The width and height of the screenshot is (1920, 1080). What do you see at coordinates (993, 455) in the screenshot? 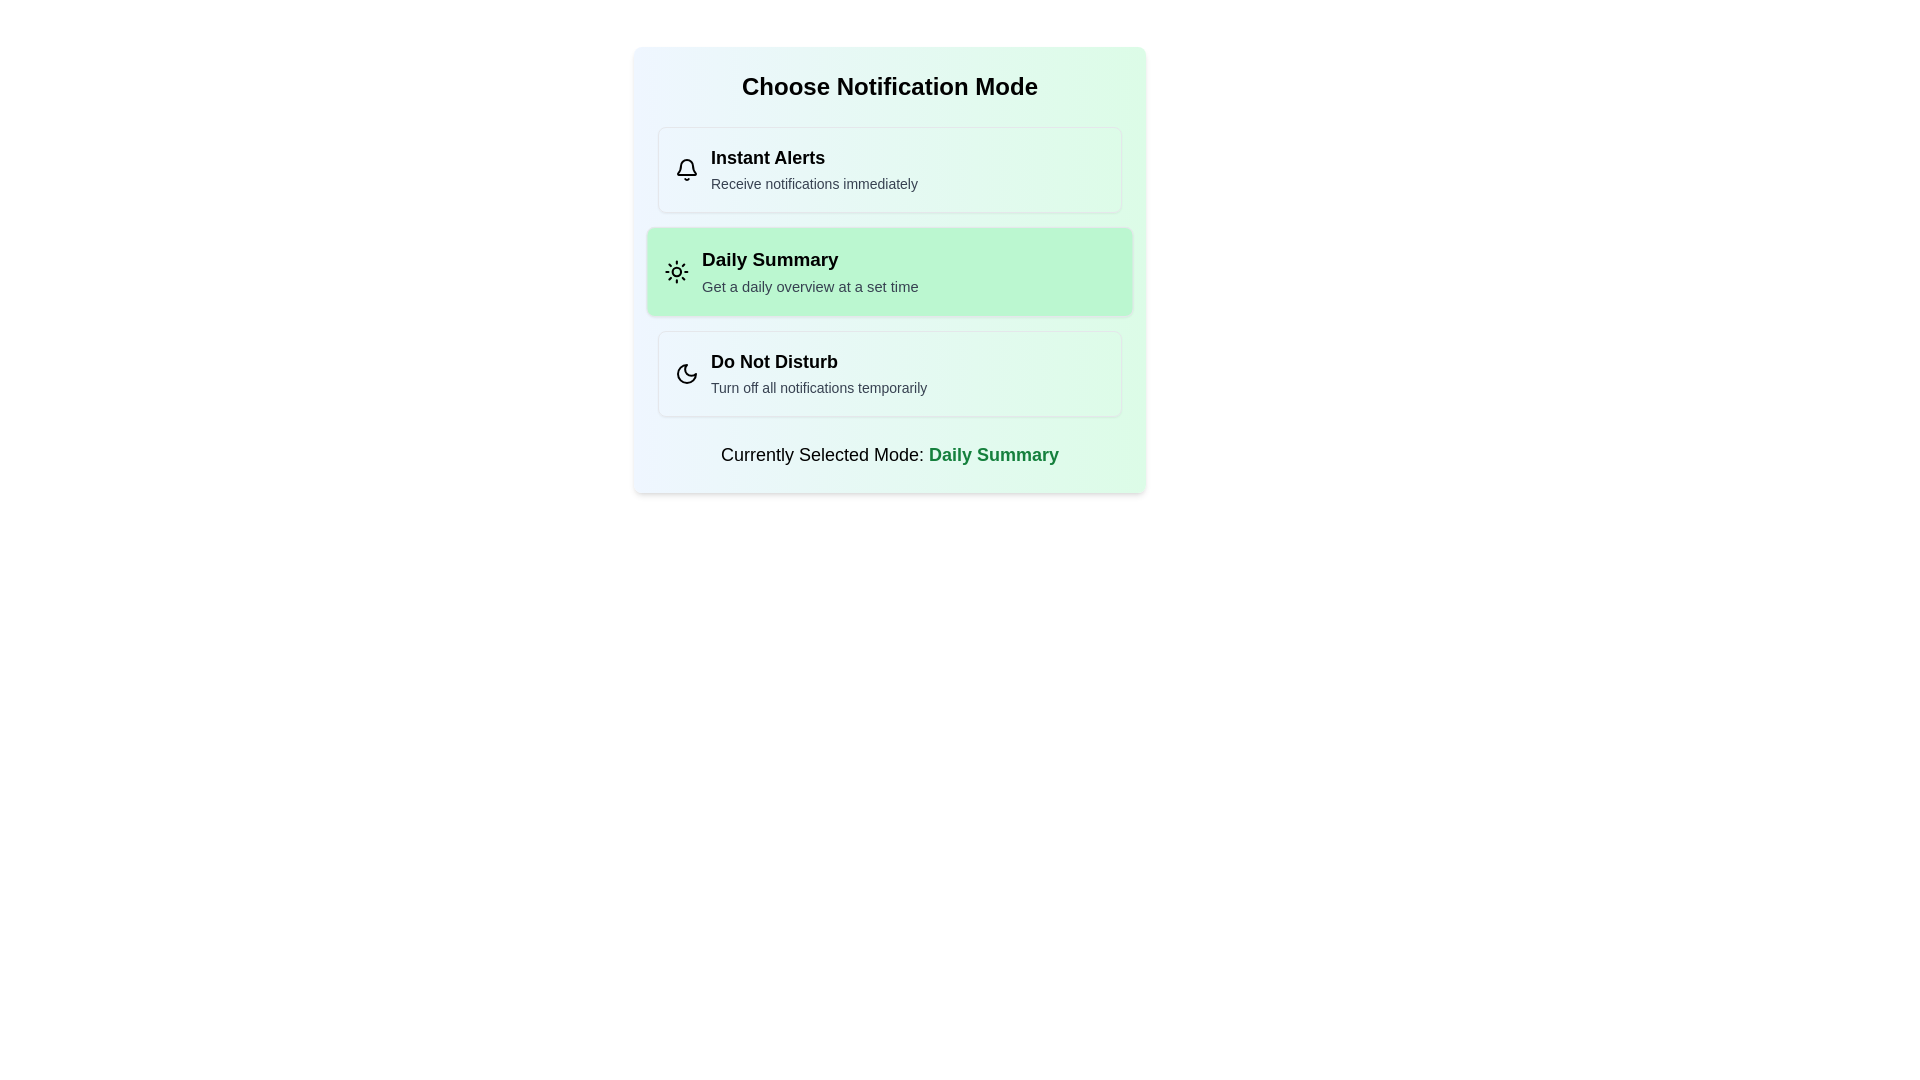
I see `the bold text label 'Daily Summary' written in green, which is part of the line 'Currently Selected Mode: Daily Summary'` at bounding box center [993, 455].